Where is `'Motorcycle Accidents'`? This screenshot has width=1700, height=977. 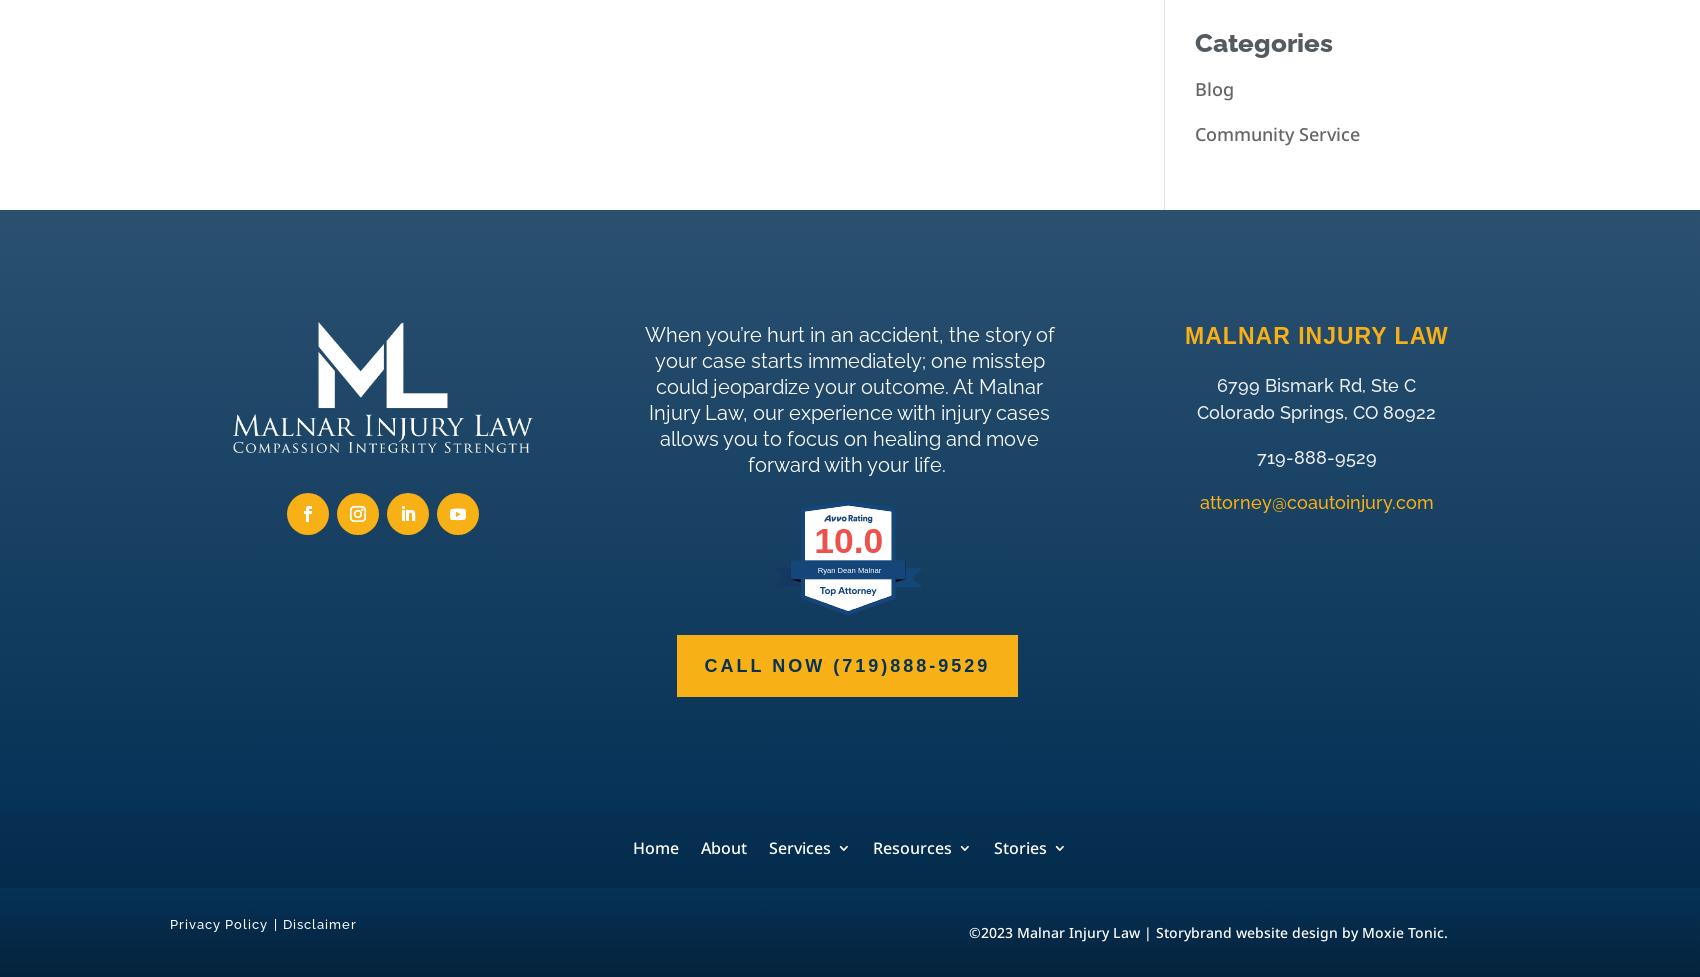
'Motorcycle Accidents' is located at coordinates (839, 606).